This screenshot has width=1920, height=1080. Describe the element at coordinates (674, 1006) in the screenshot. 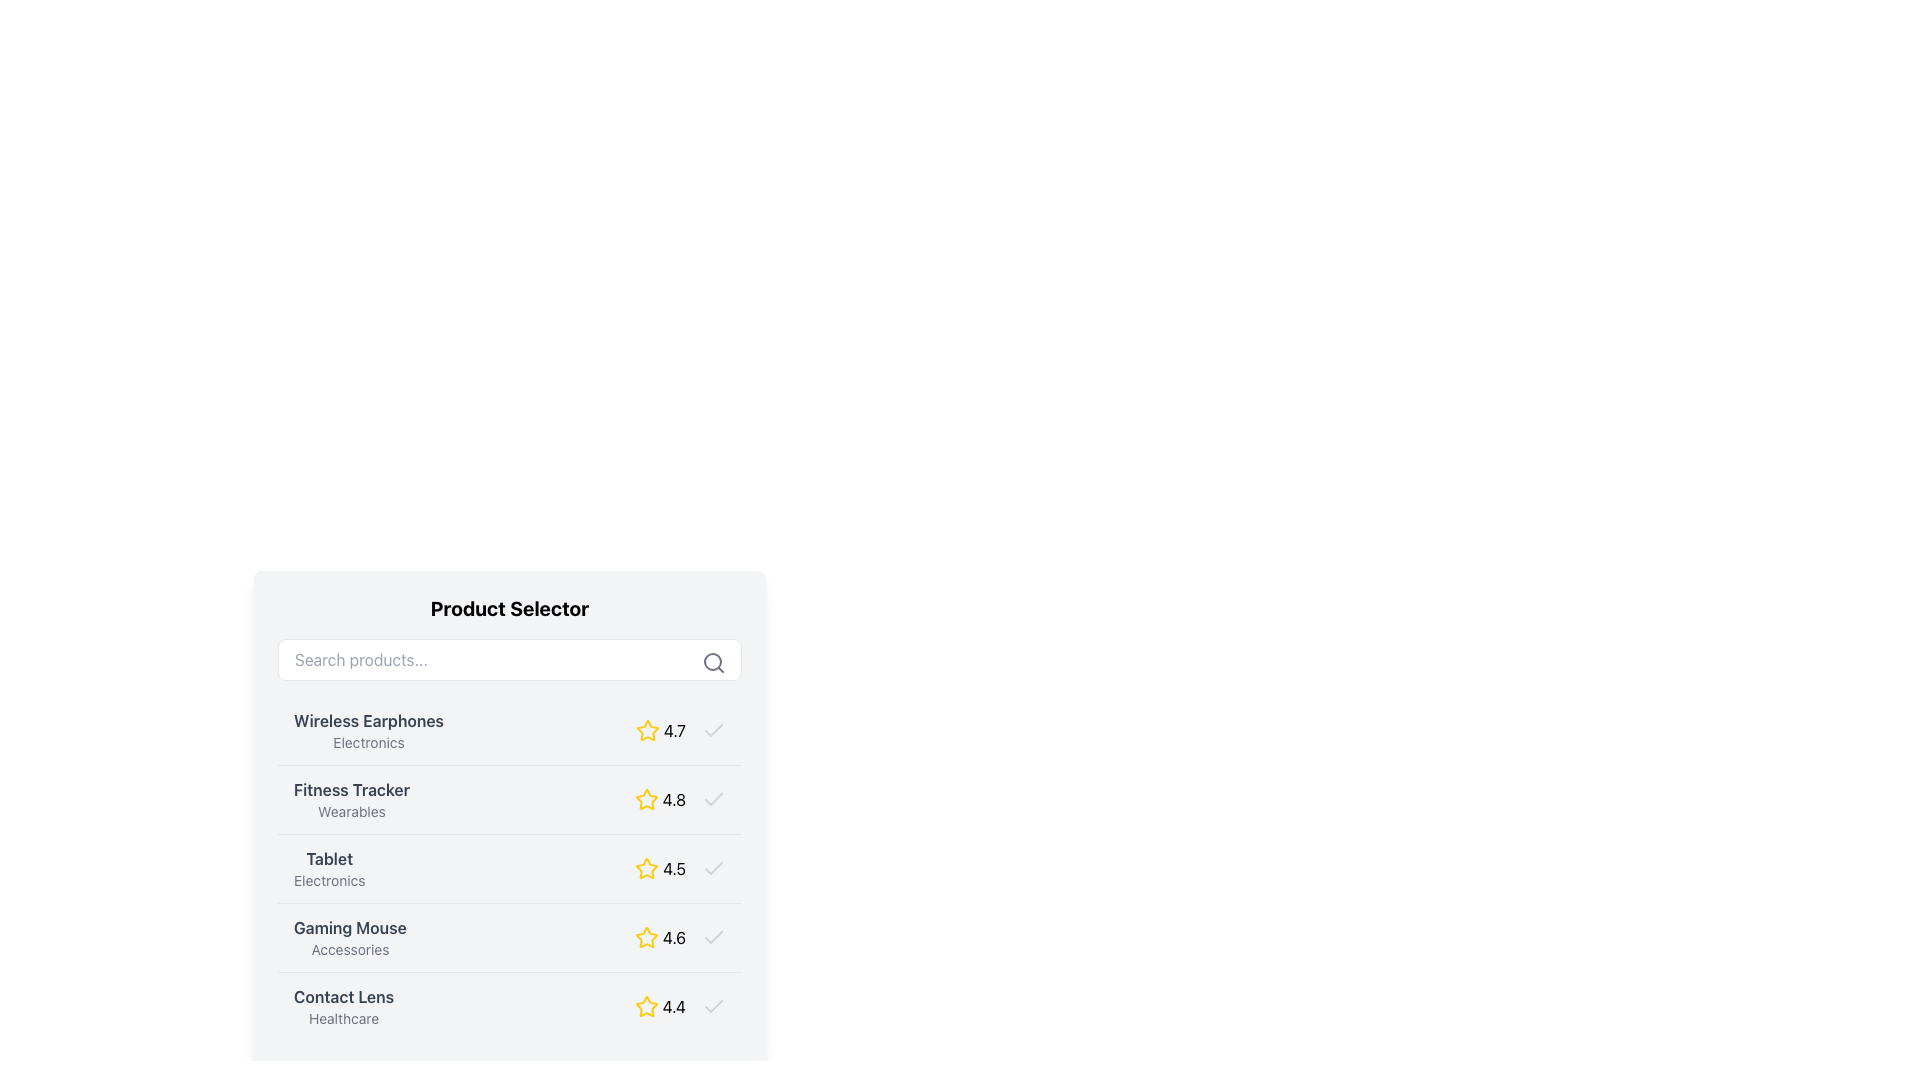

I see `text label displaying the value '4.4' located in the fifth row of the listing interface, adjacent to the star rating symbol` at that location.